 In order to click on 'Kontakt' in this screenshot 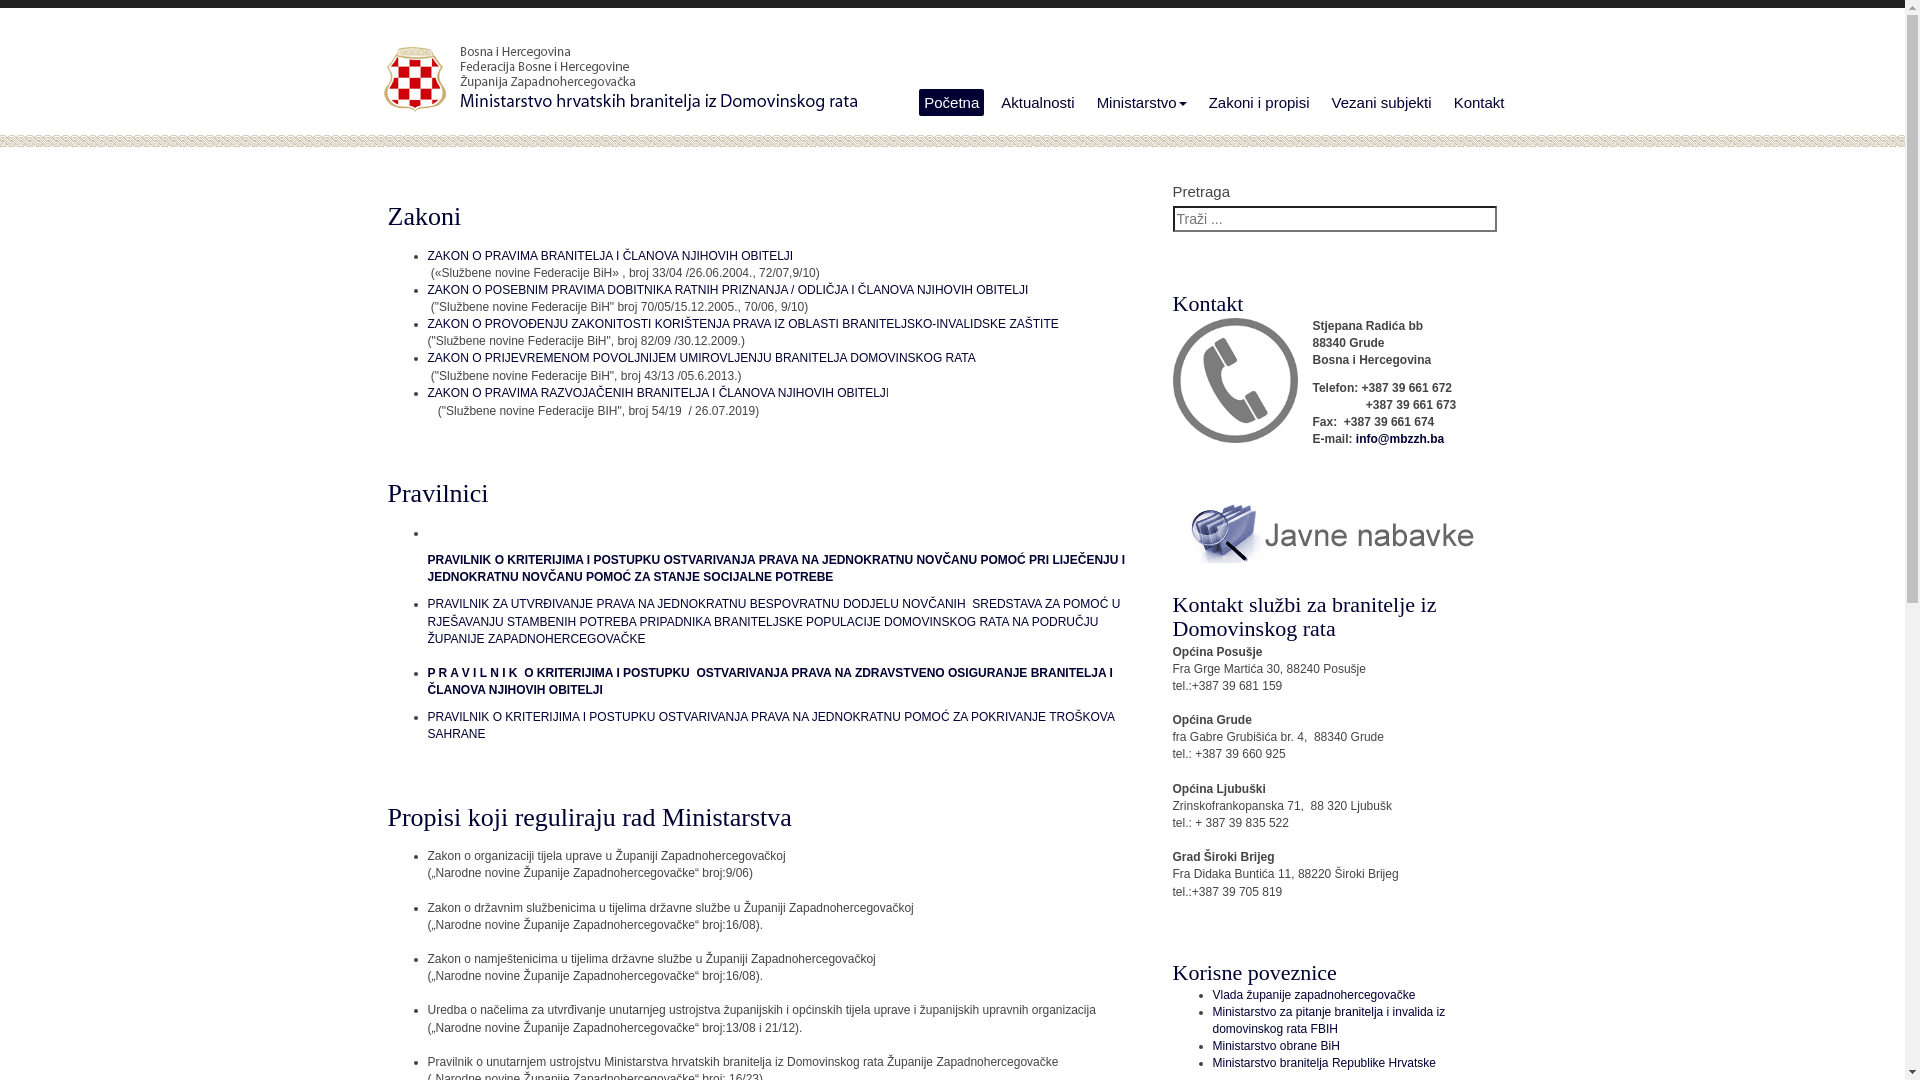, I will do `click(1479, 102)`.